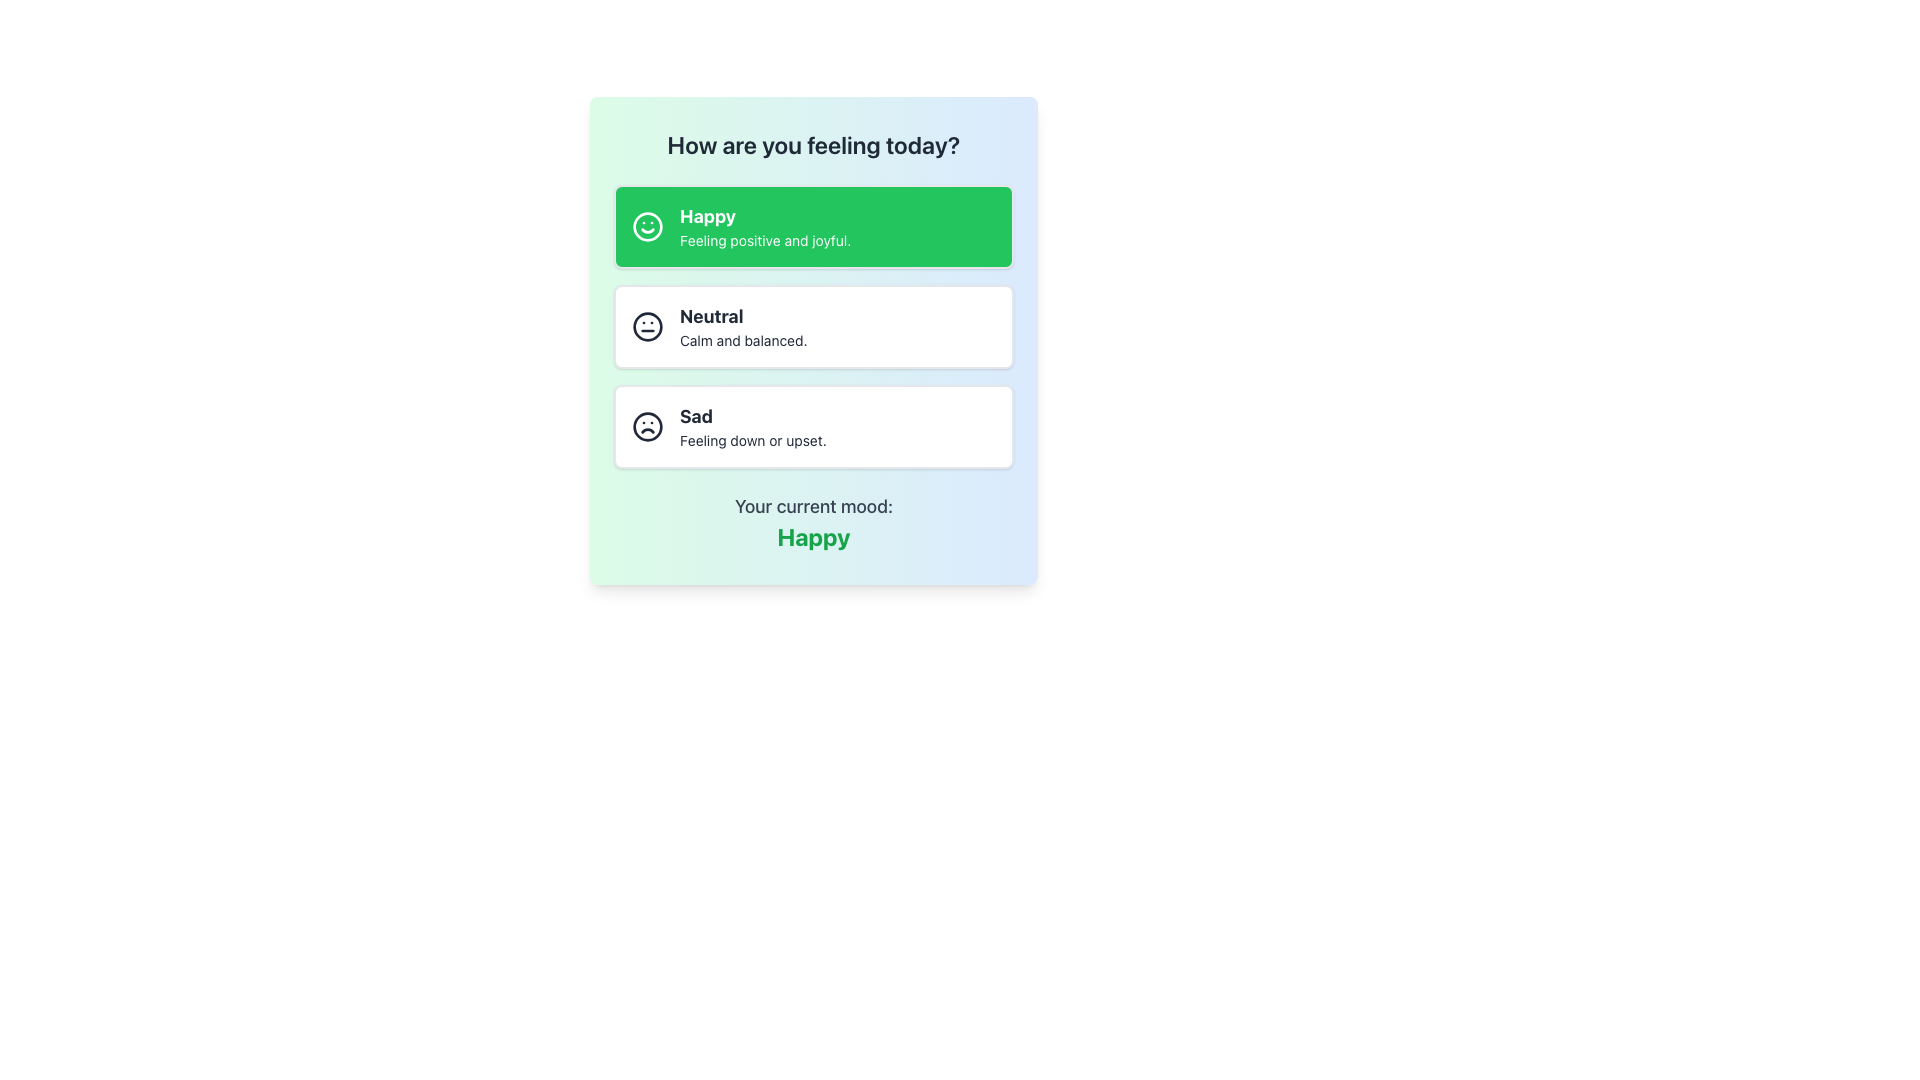 This screenshot has width=1920, height=1080. Describe the element at coordinates (814, 505) in the screenshot. I see `the text label that says 'Your current mood:' which is formatted in bold and gray, located below the main mood selection area` at that location.